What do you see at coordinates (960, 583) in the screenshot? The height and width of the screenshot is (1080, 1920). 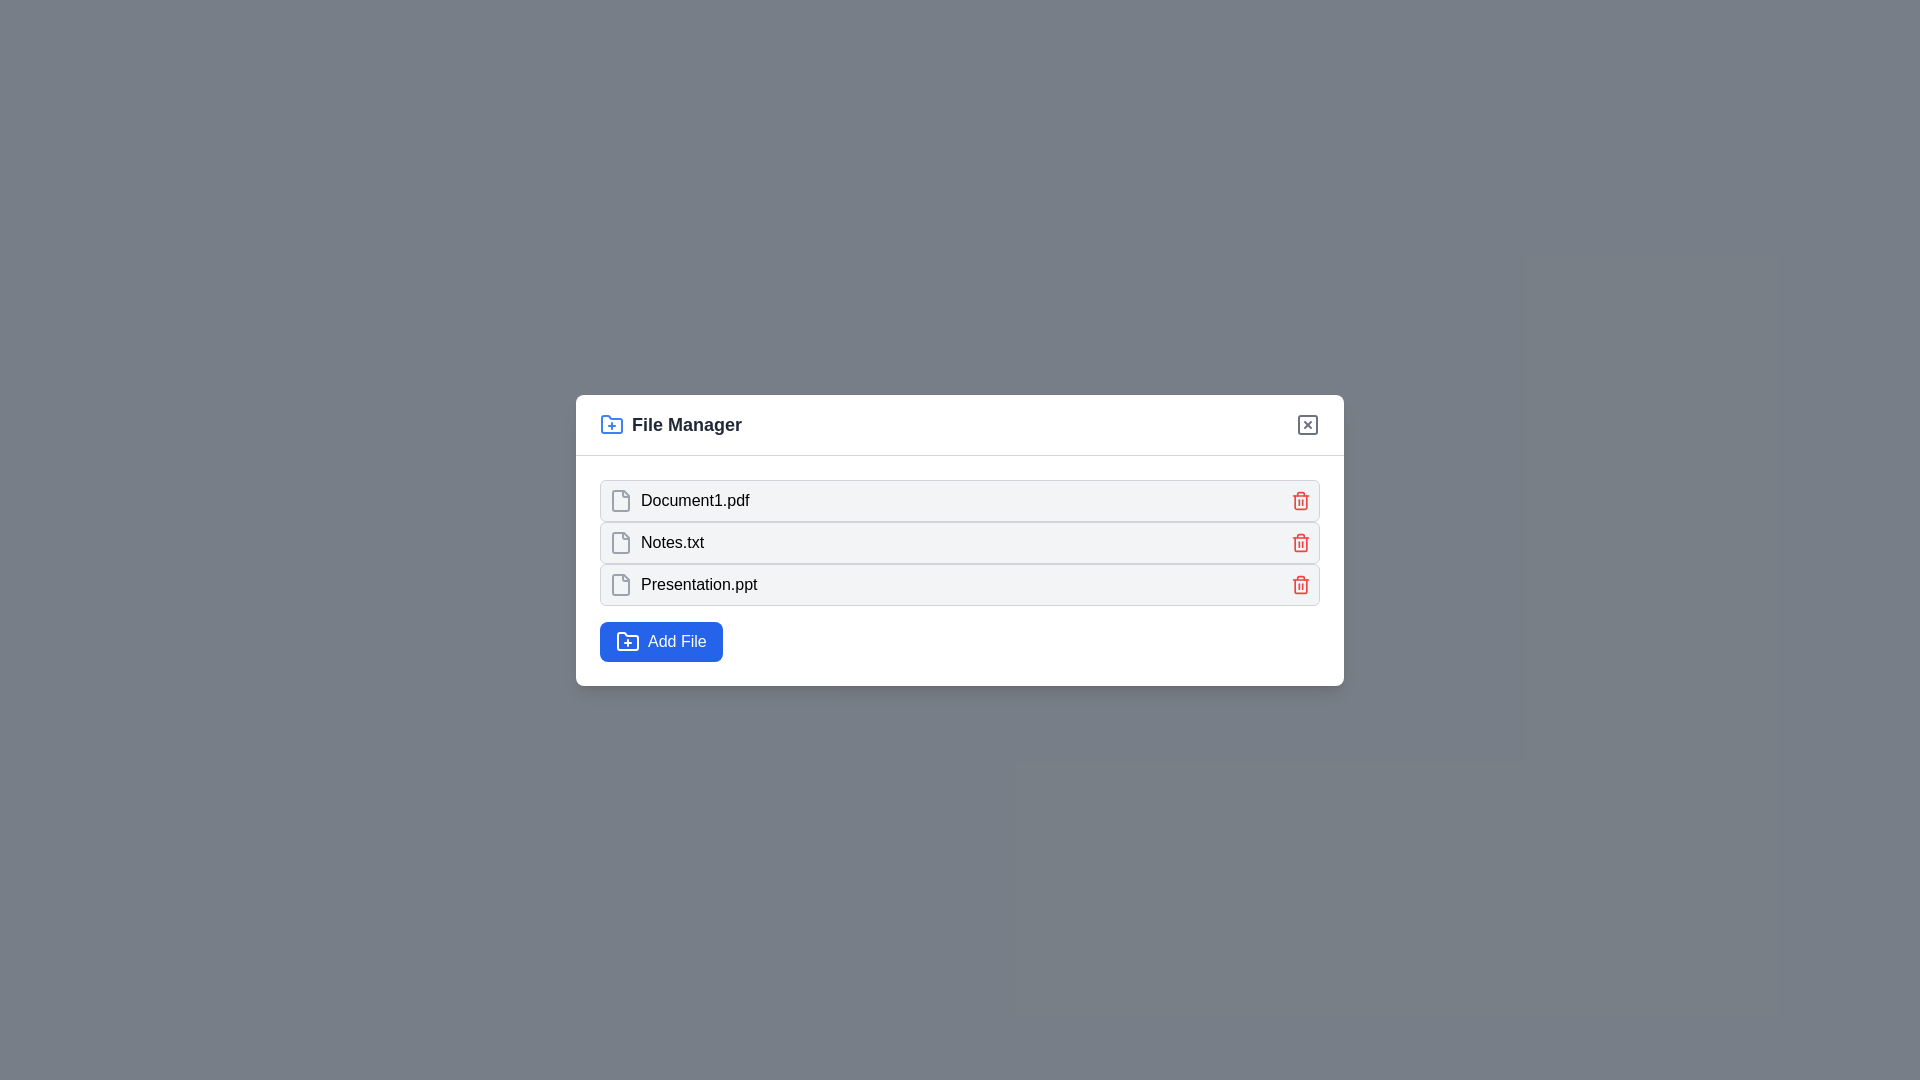 I see `the list item displaying the file name 'Presentation.ppt' in the File Manager interface` at bounding box center [960, 583].